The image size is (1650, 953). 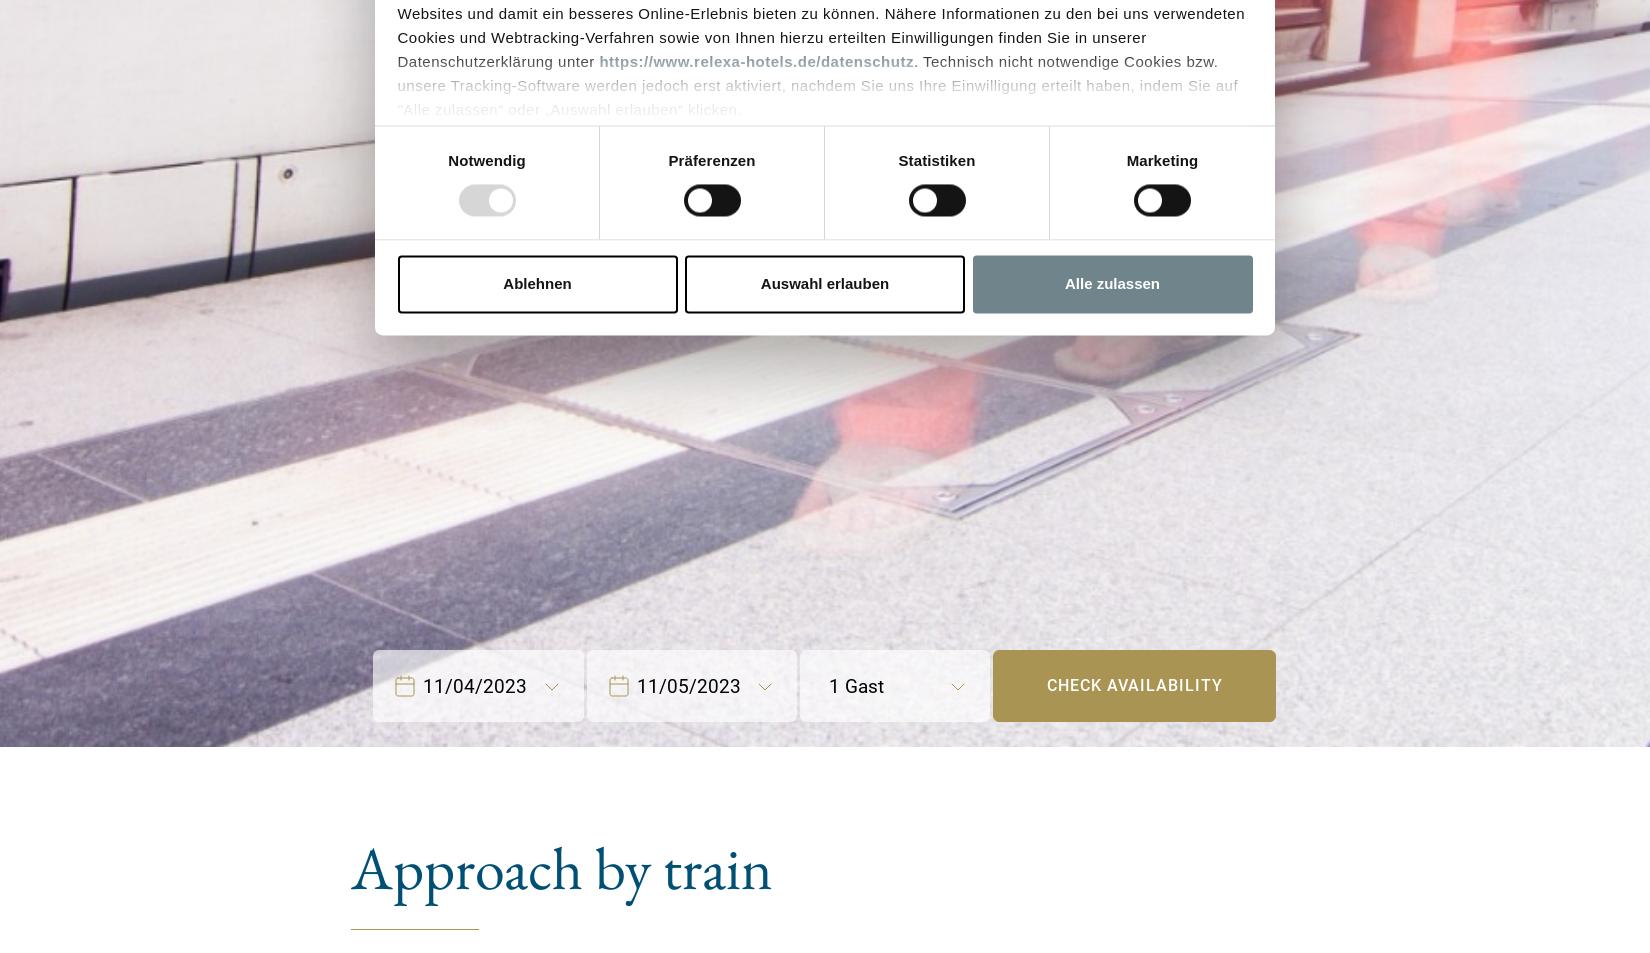 What do you see at coordinates (1111, 282) in the screenshot?
I see `'Alle zulassen'` at bounding box center [1111, 282].